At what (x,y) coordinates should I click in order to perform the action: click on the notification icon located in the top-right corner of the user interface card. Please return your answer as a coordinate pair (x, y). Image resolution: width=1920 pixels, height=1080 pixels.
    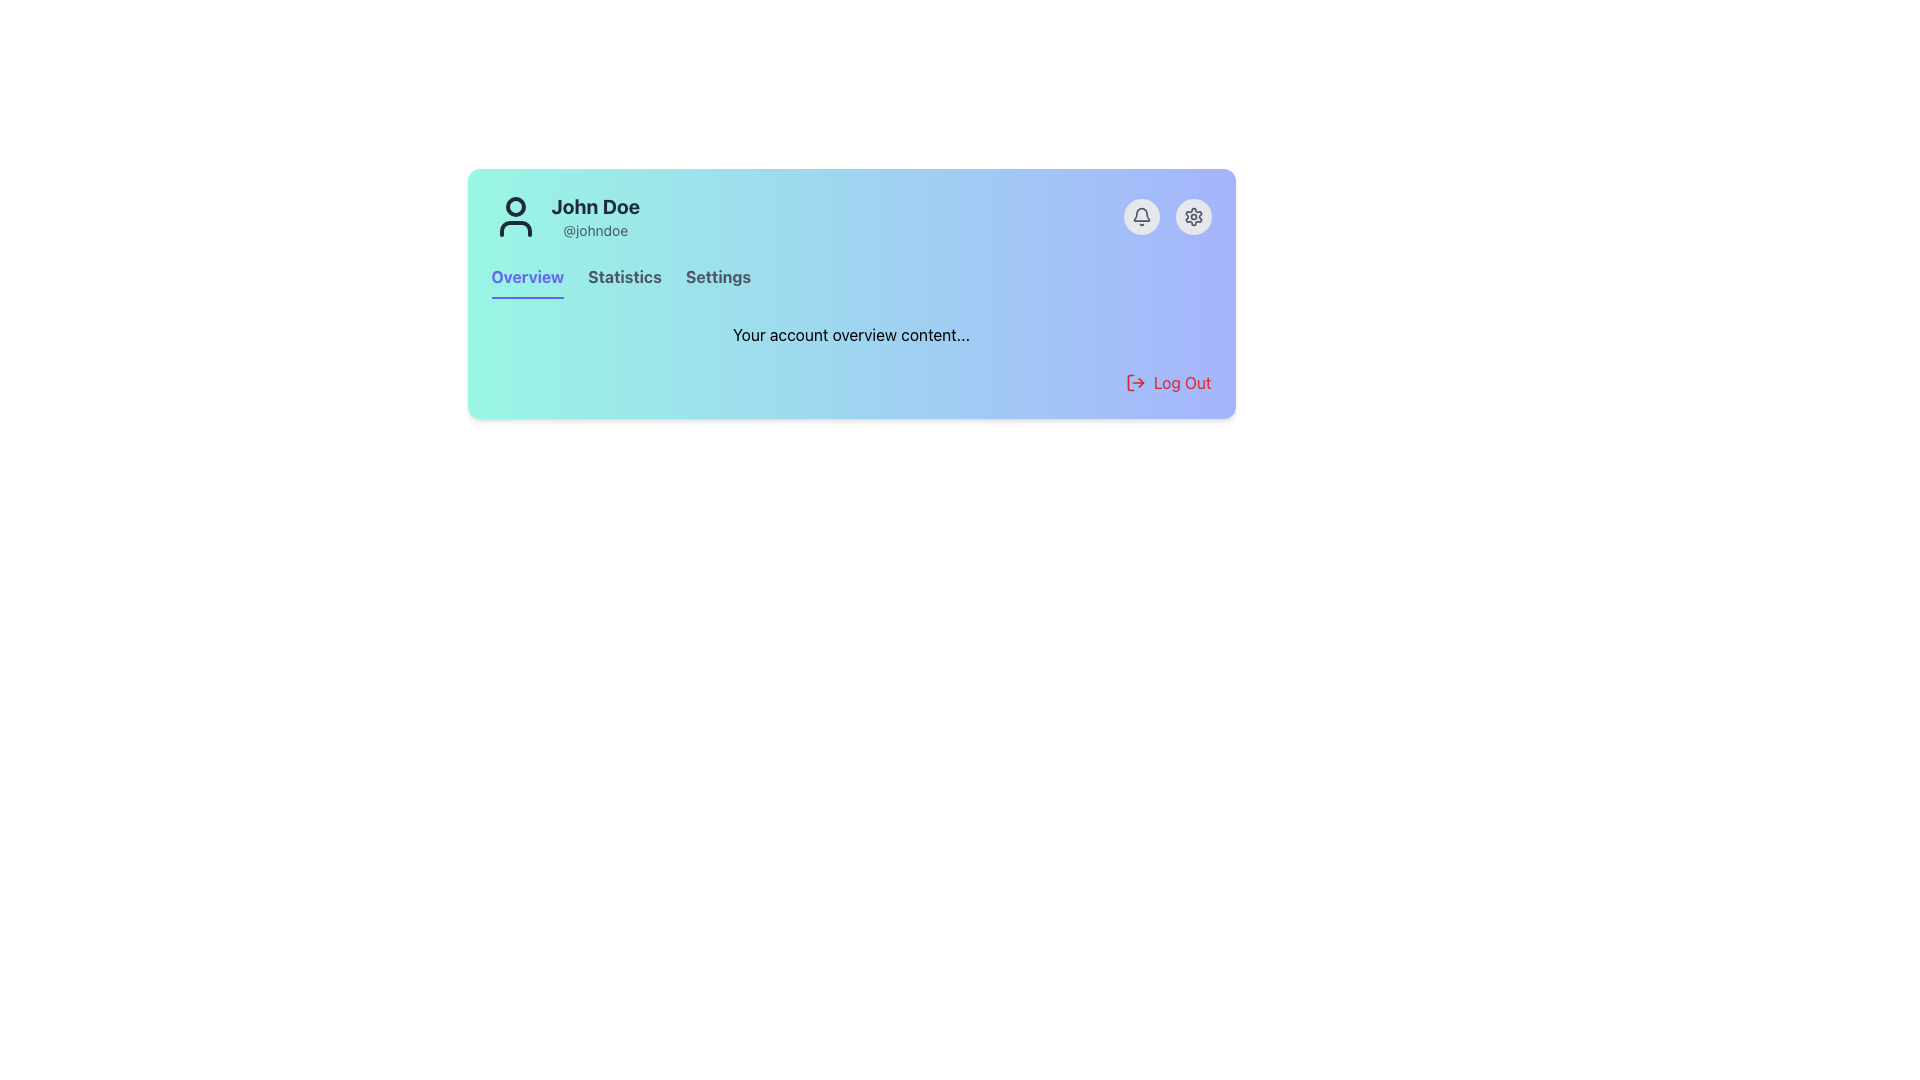
    Looking at the image, I should click on (1141, 216).